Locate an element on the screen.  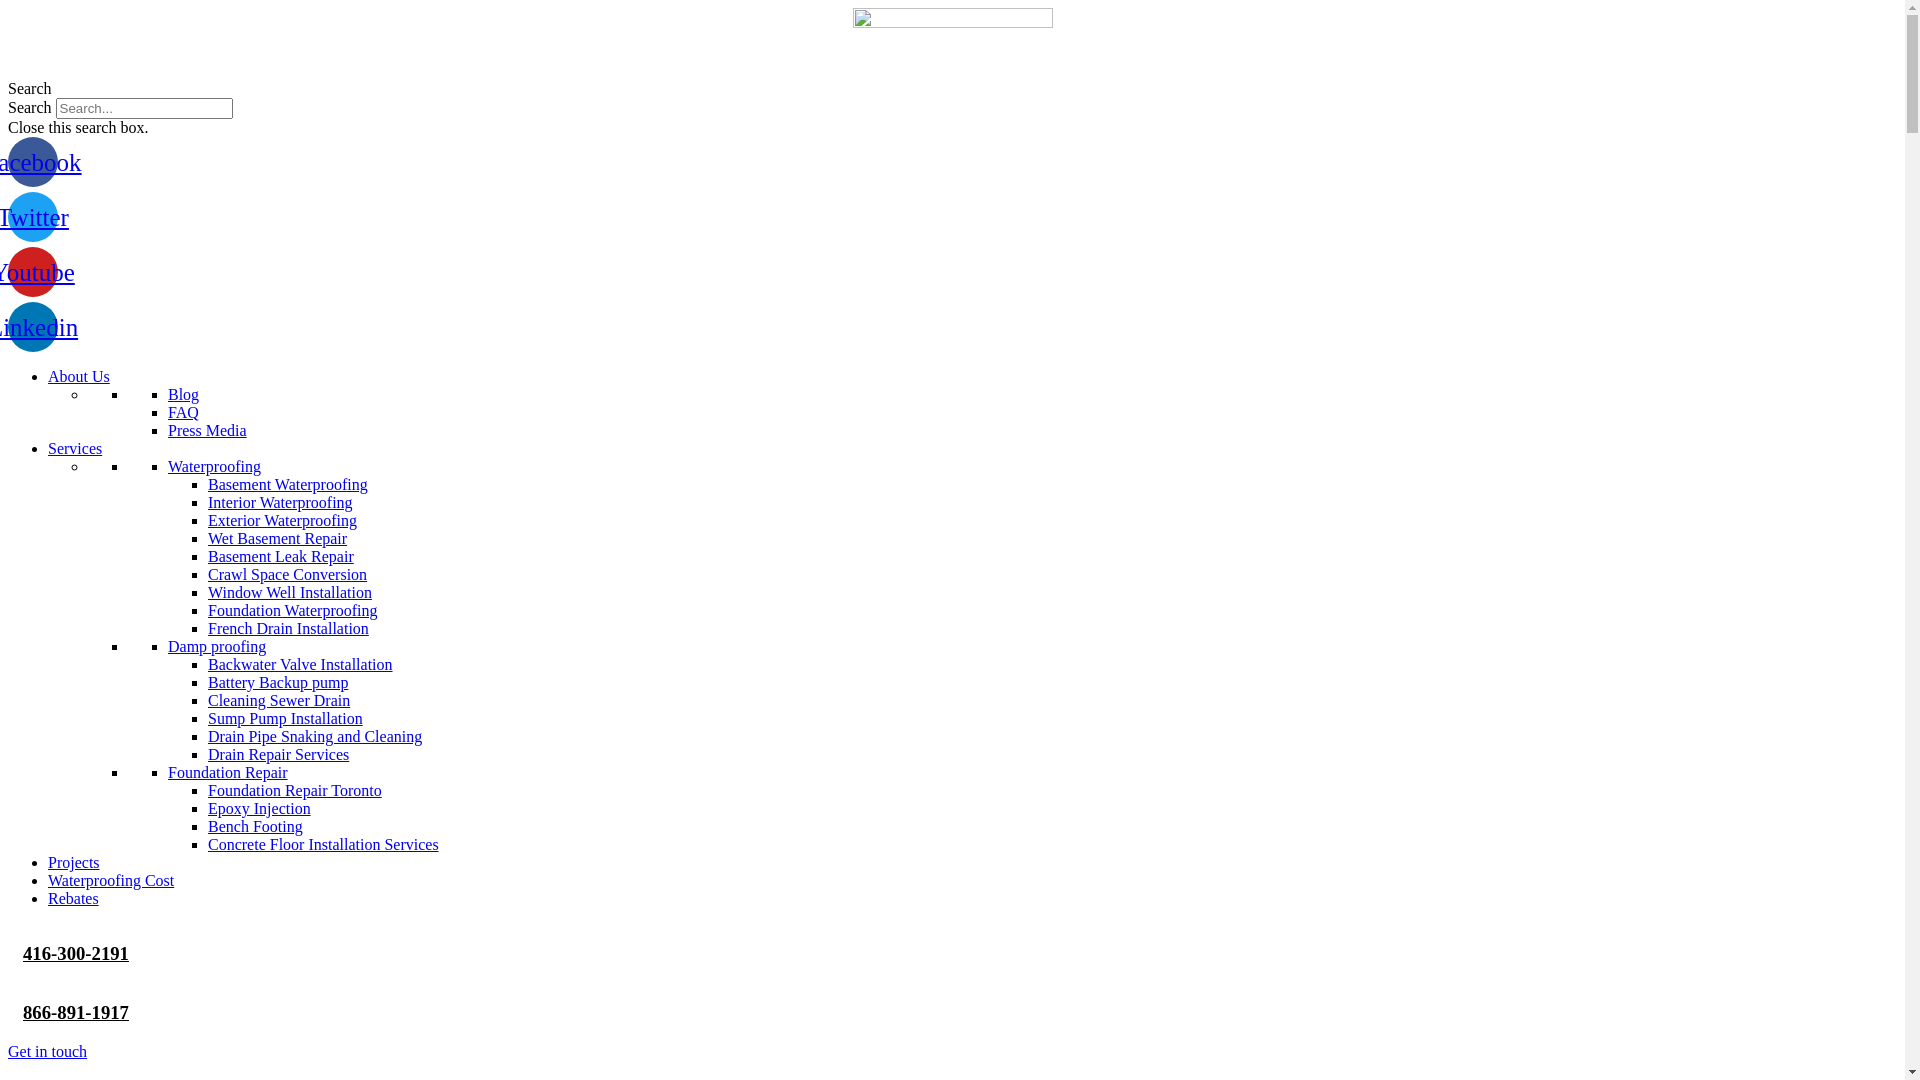
'Blog' is located at coordinates (183, 394).